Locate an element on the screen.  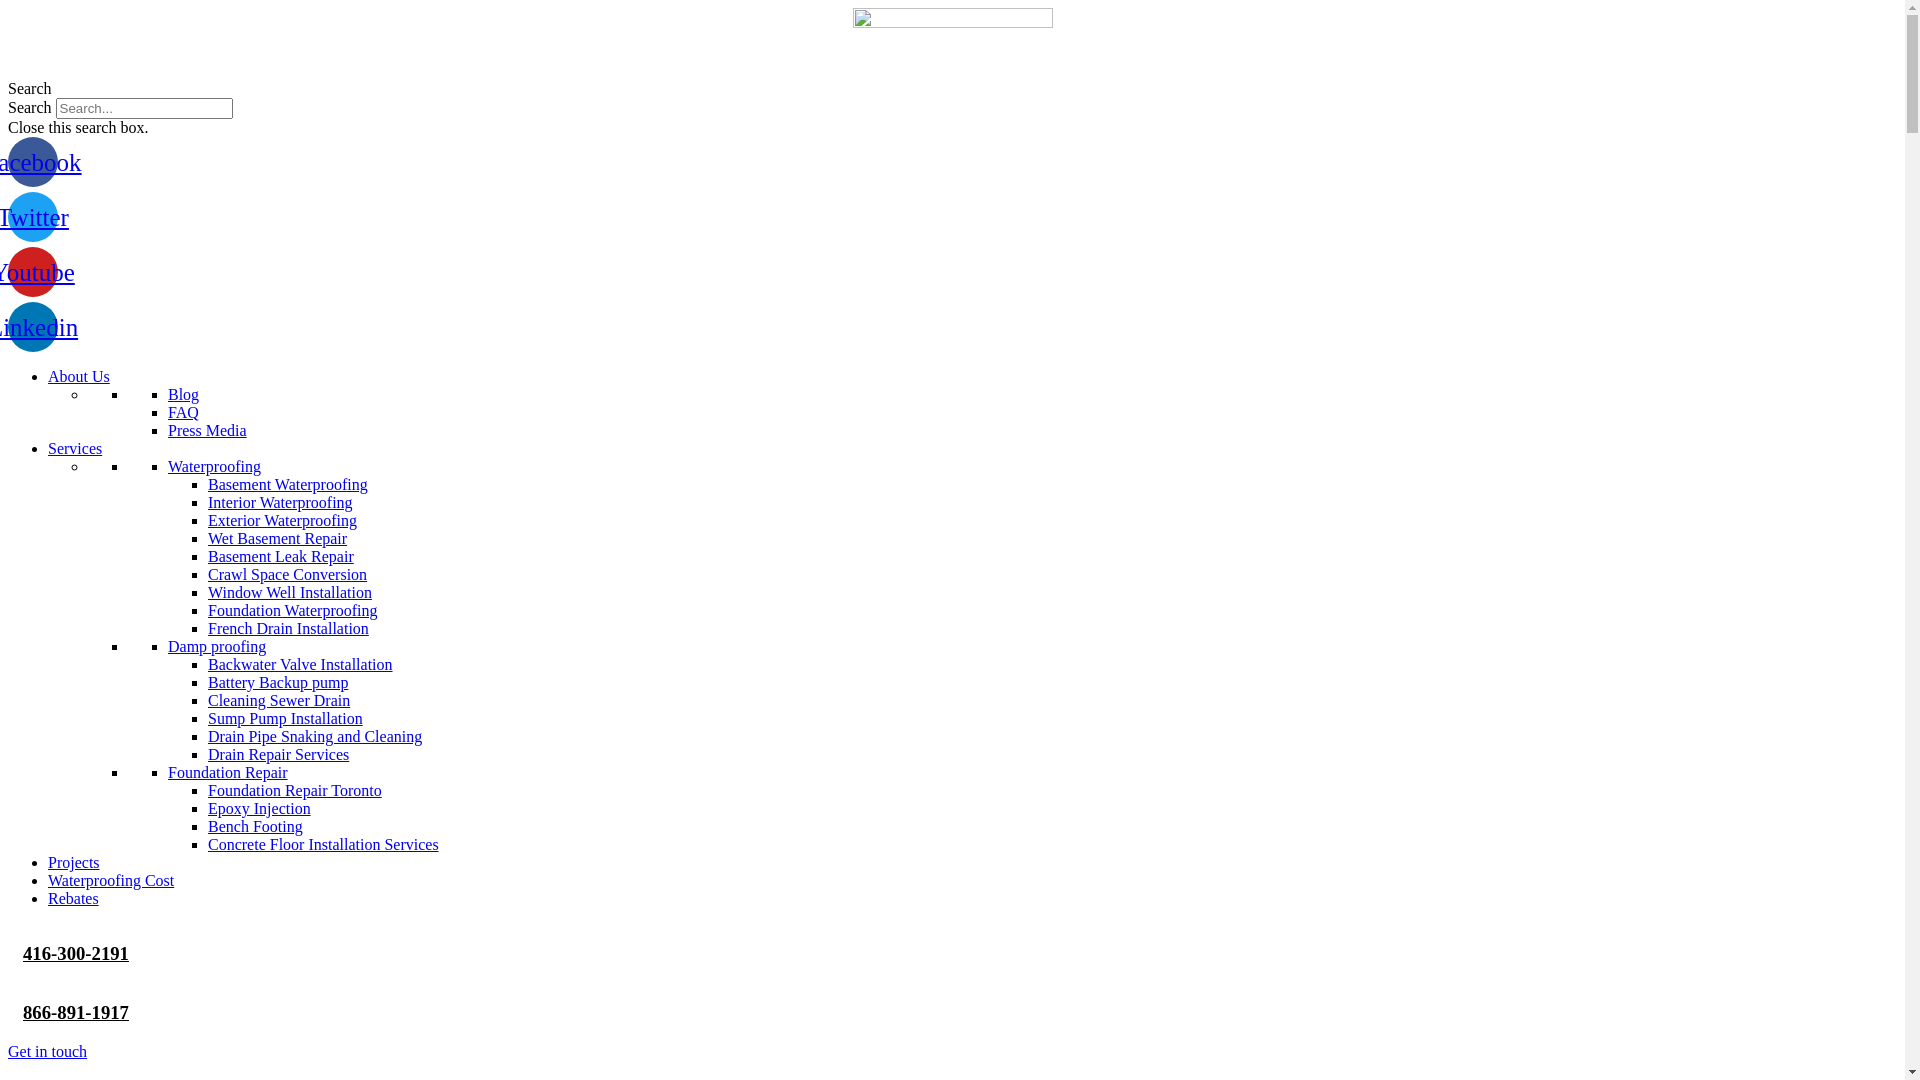
'Blog' is located at coordinates (183, 394).